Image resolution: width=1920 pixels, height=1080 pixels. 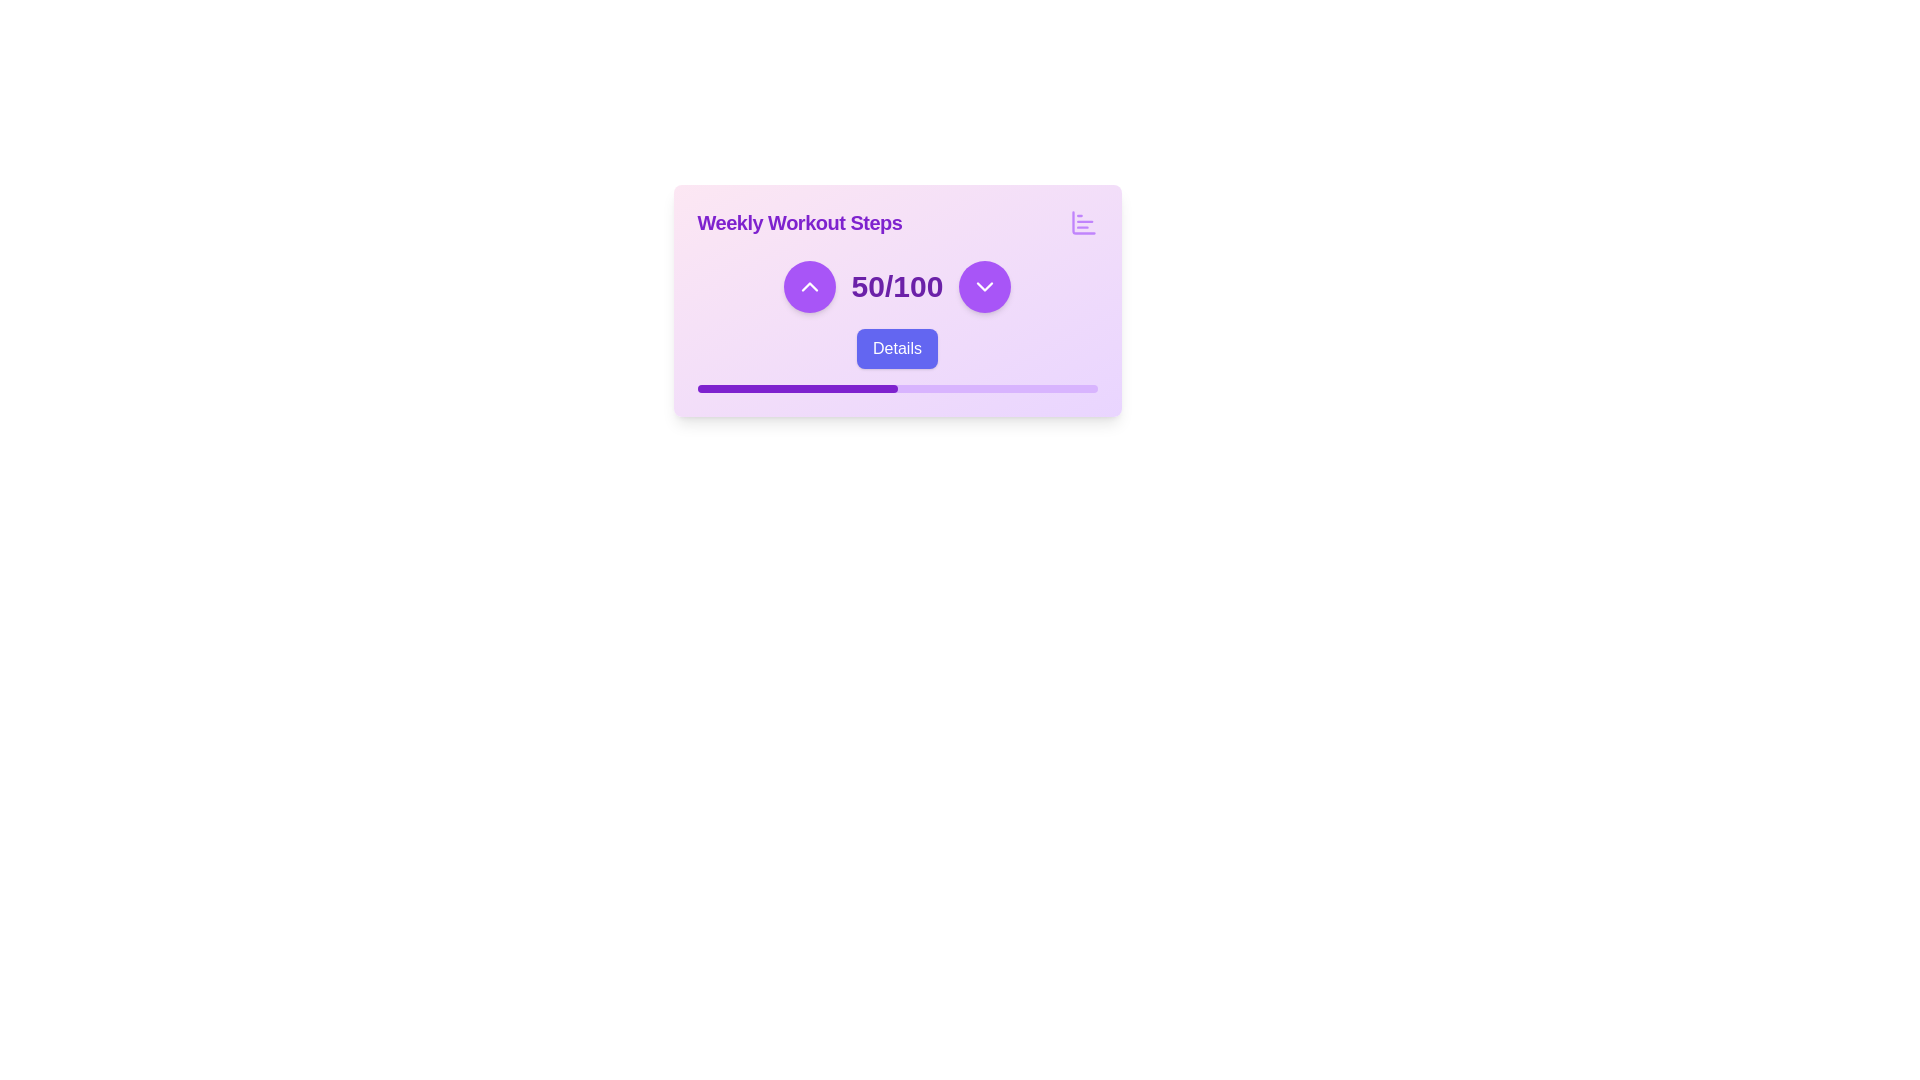 What do you see at coordinates (809, 286) in the screenshot?
I see `the button located on the left side of the row, which increases the associated numerical value when clicked` at bounding box center [809, 286].